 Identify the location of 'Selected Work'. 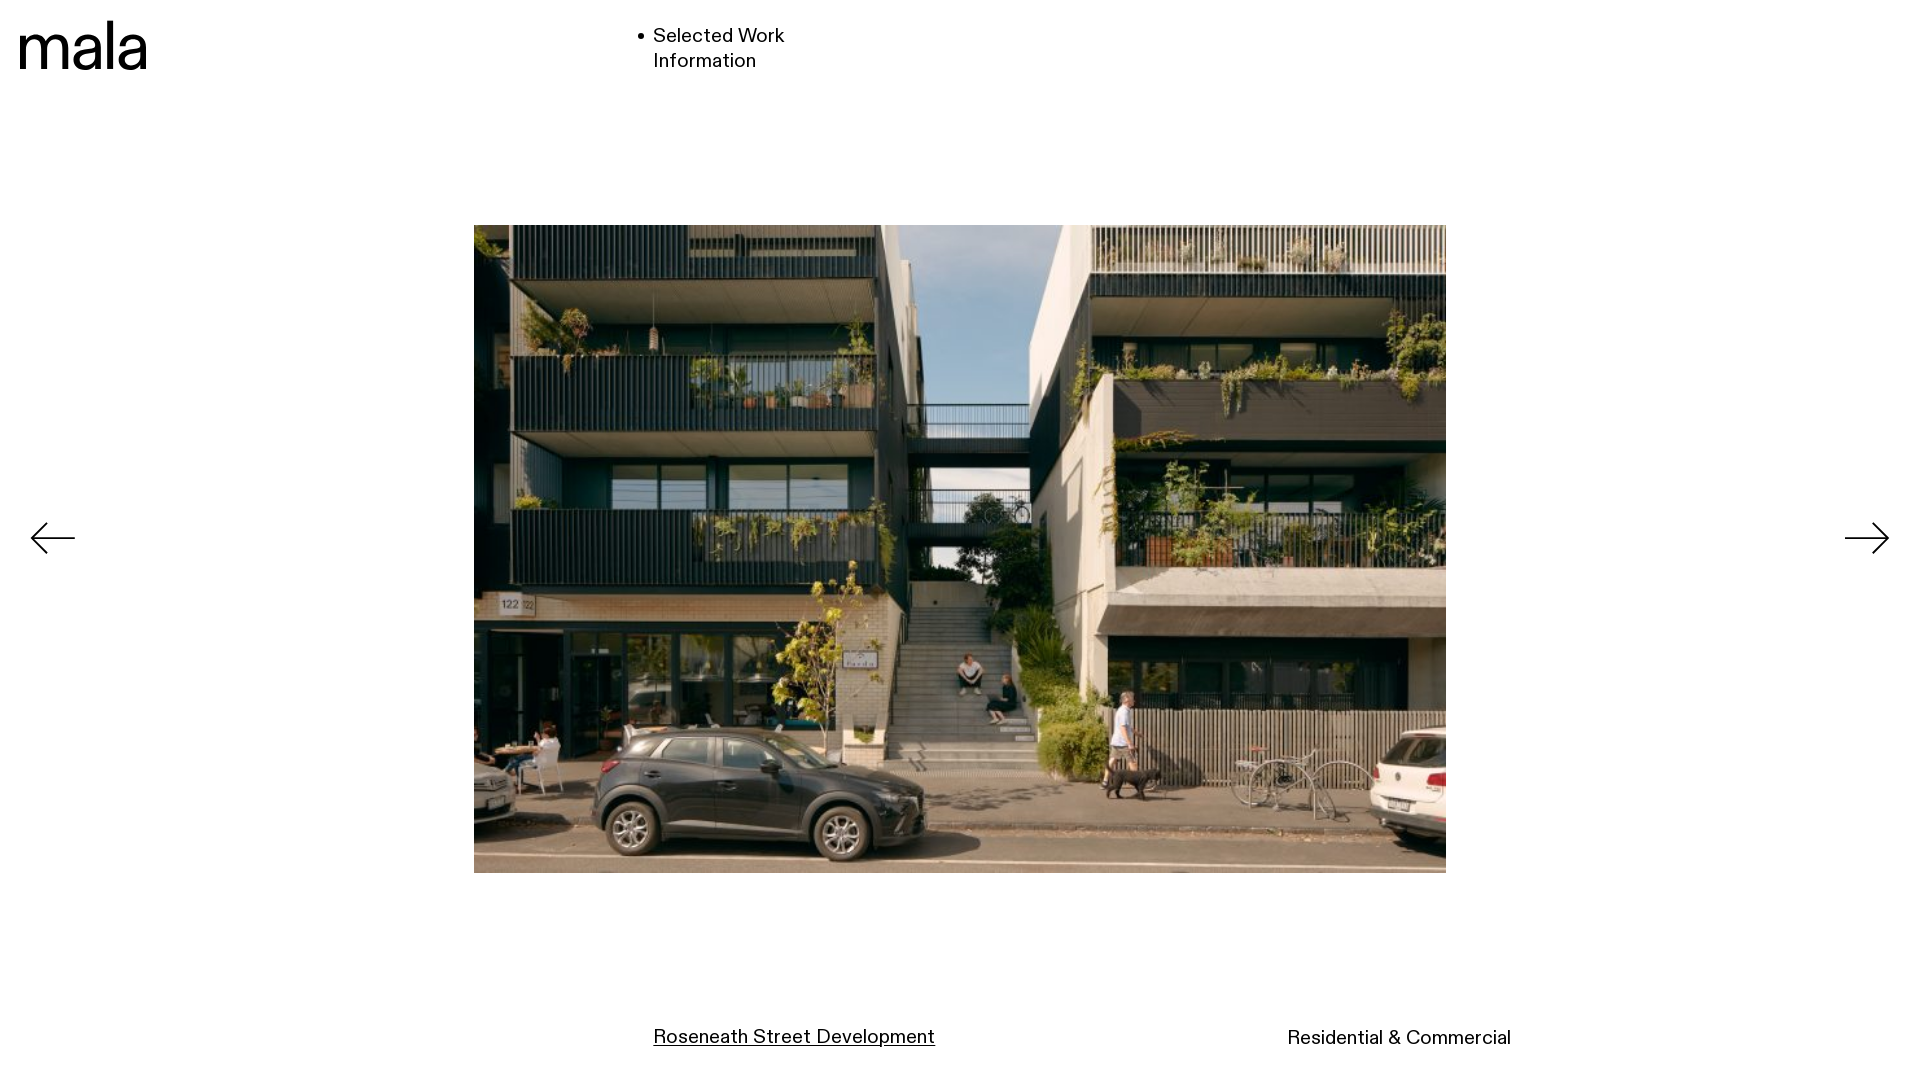
(652, 35).